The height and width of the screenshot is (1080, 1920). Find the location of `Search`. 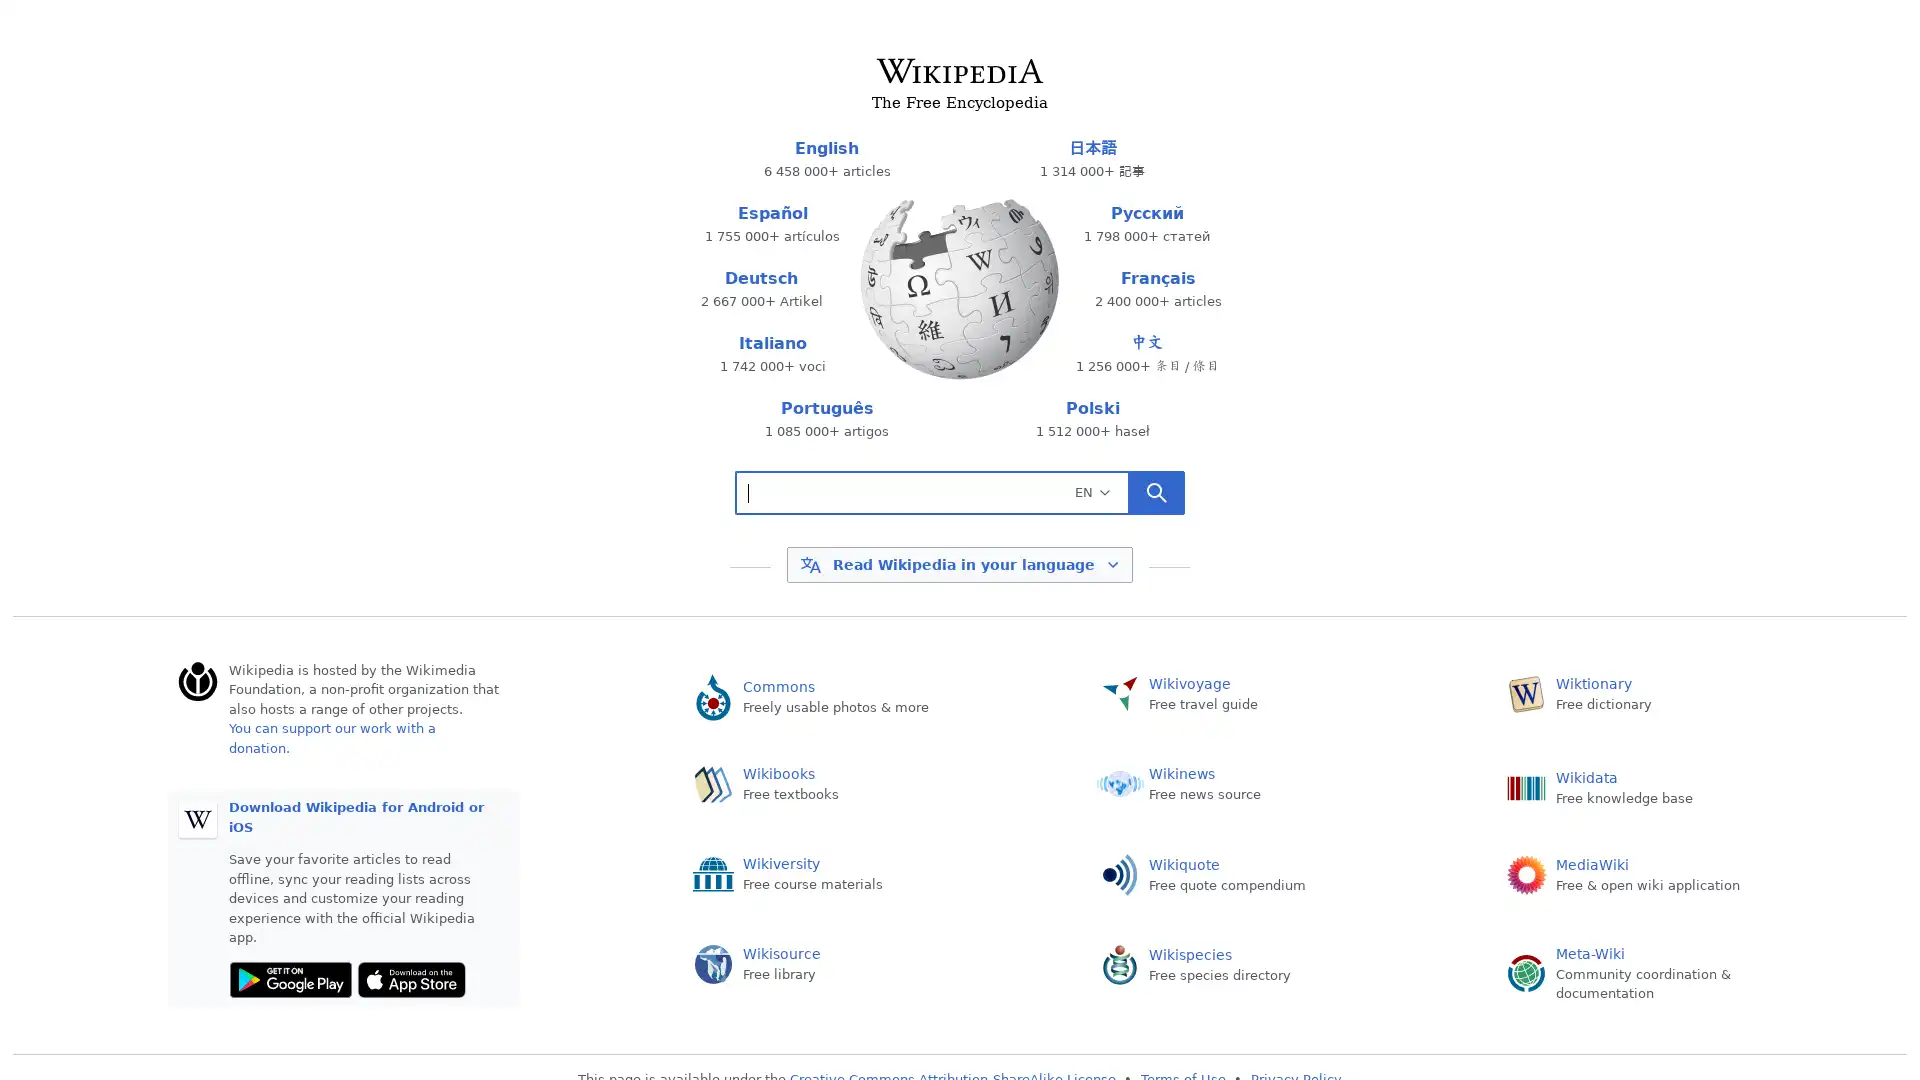

Search is located at coordinates (1156, 493).